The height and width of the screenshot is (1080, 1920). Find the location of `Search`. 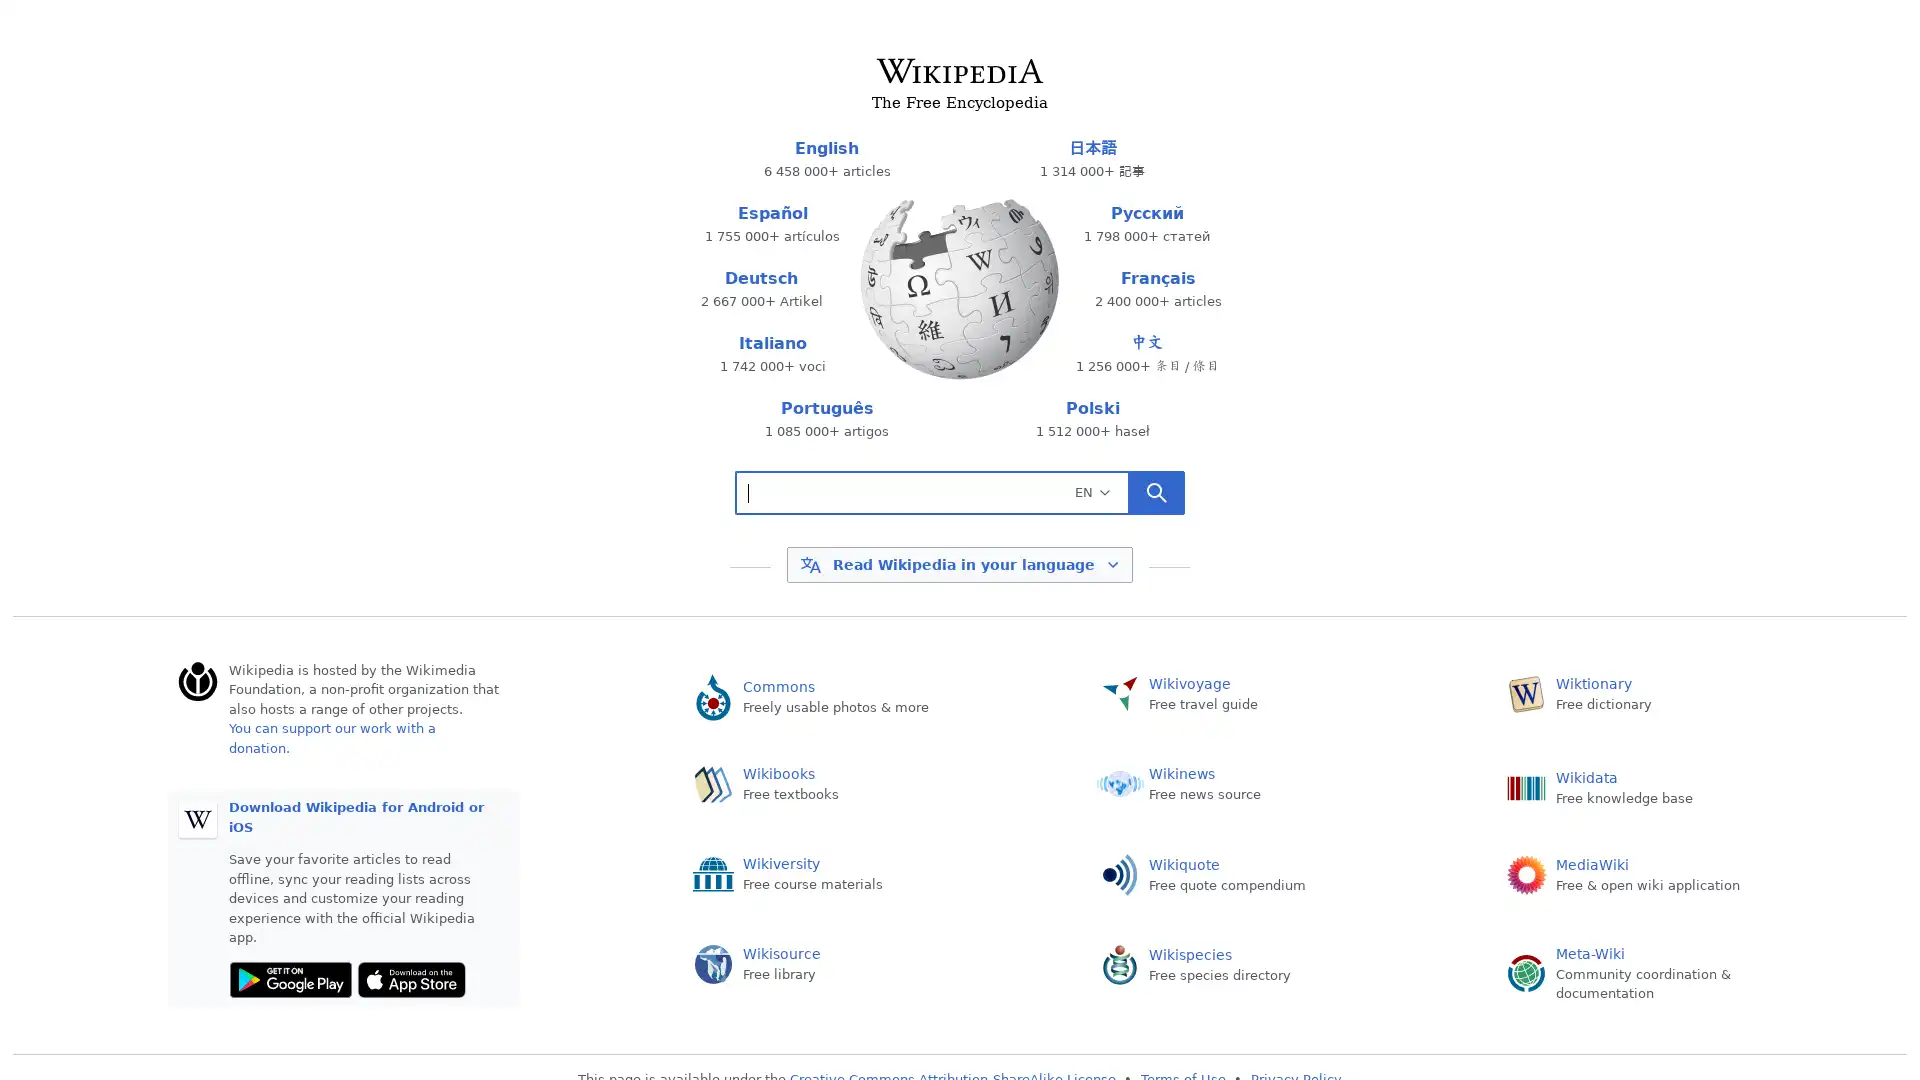

Search is located at coordinates (1156, 493).